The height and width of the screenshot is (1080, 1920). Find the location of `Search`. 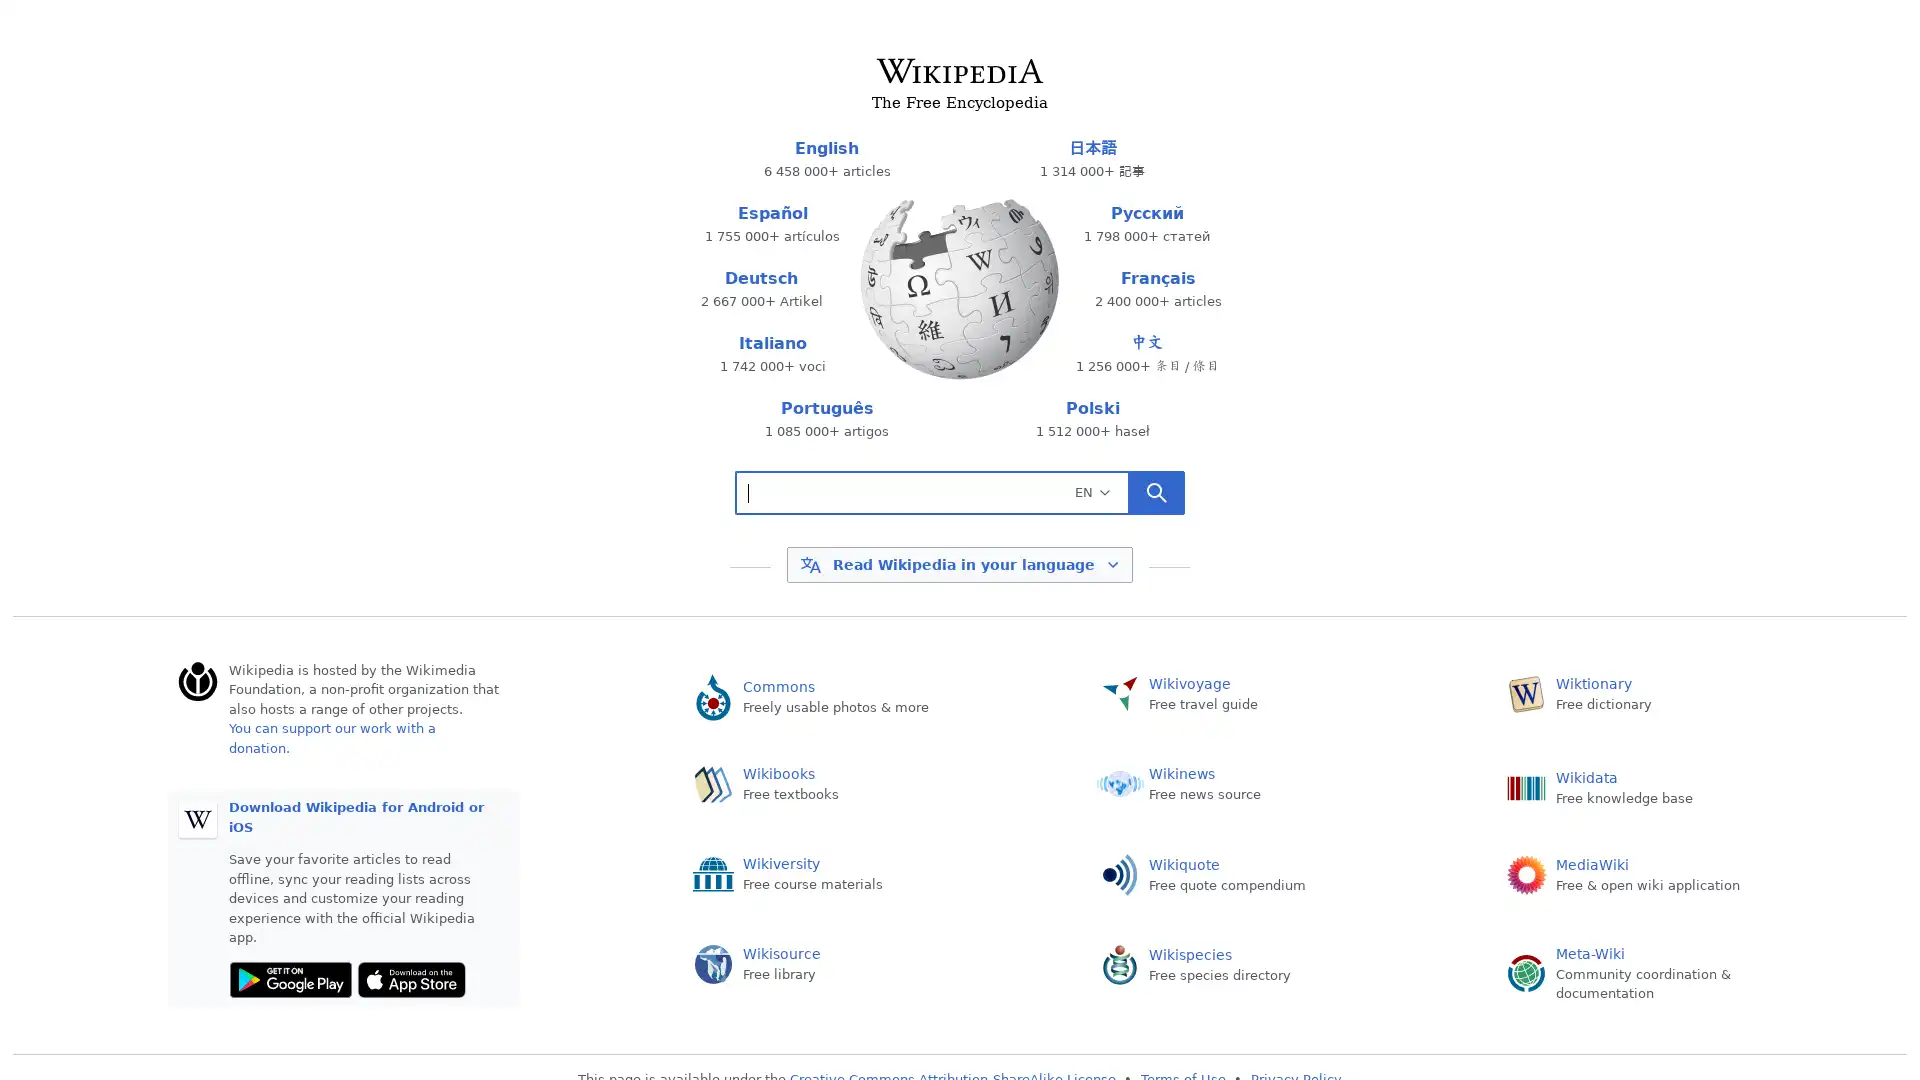

Search is located at coordinates (1156, 493).